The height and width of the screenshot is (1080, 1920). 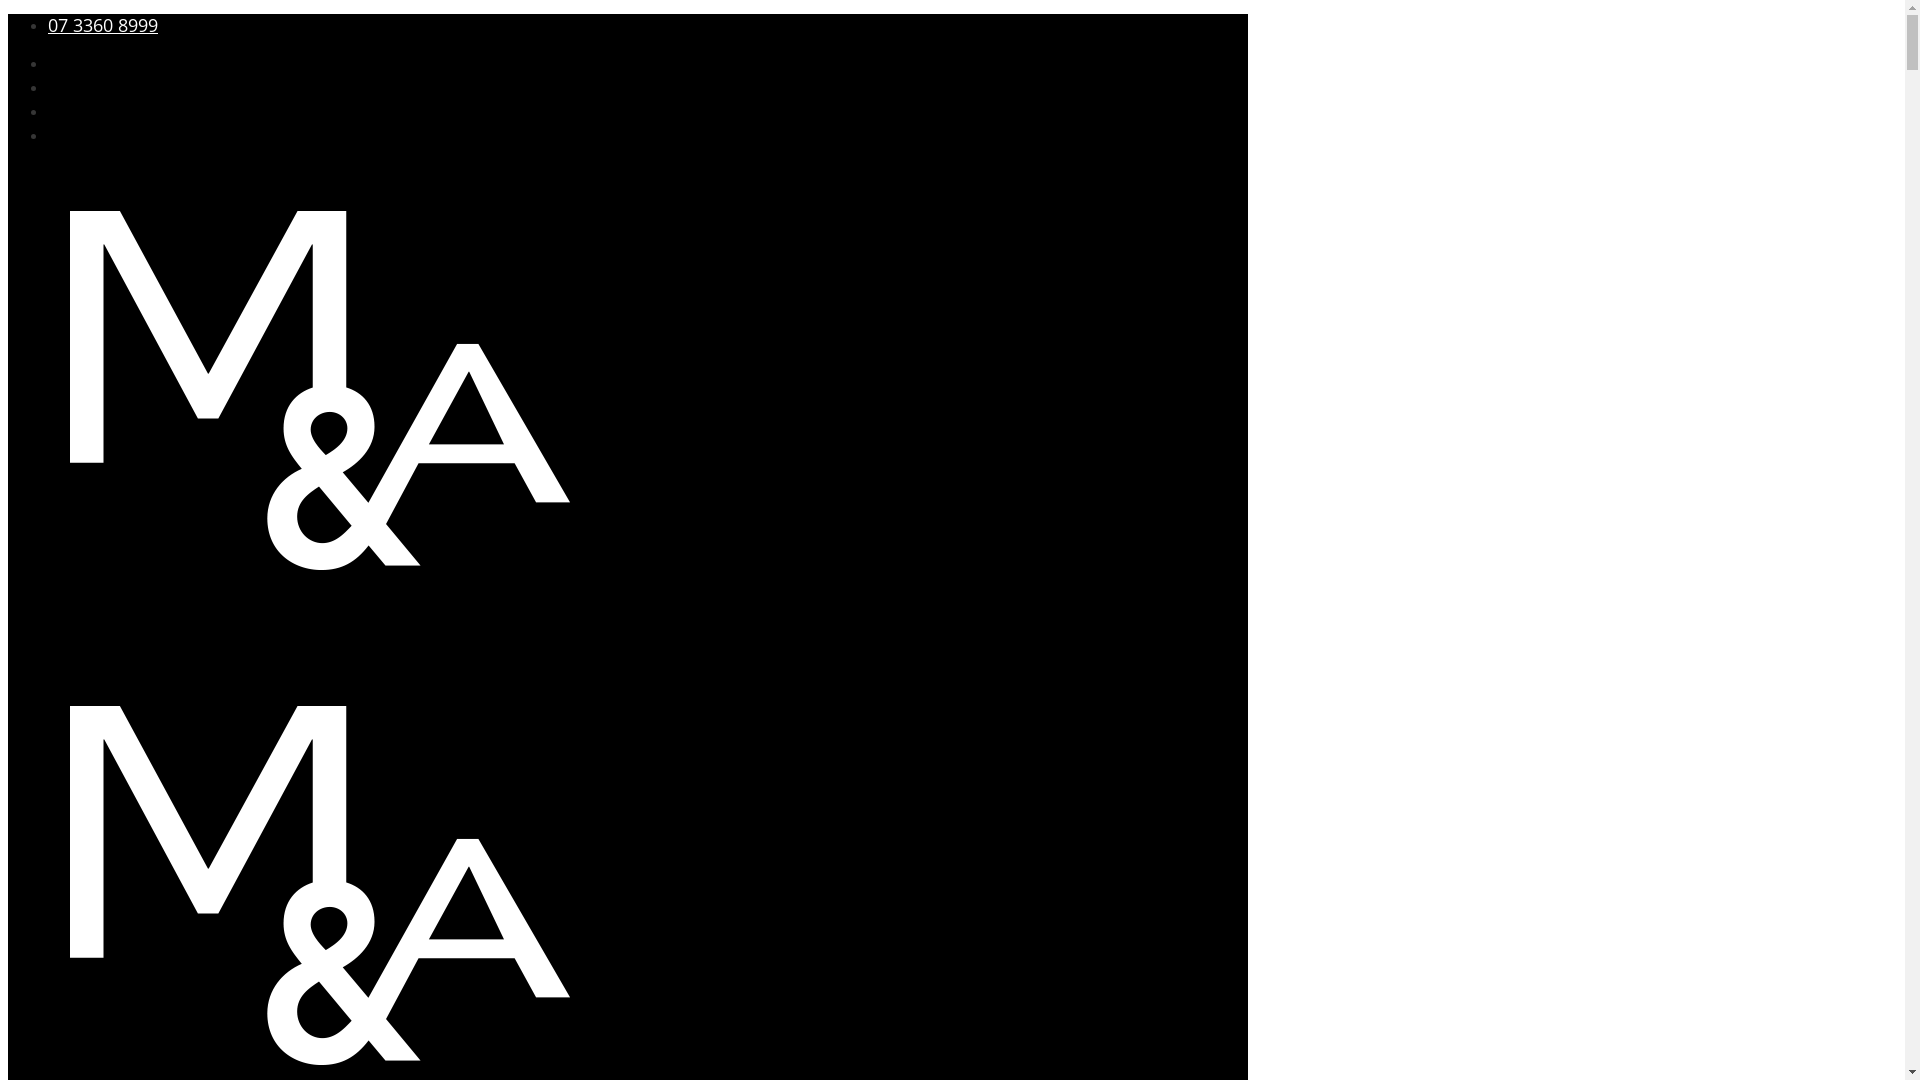 I want to click on '07 3360 8999', so click(x=48, y=24).